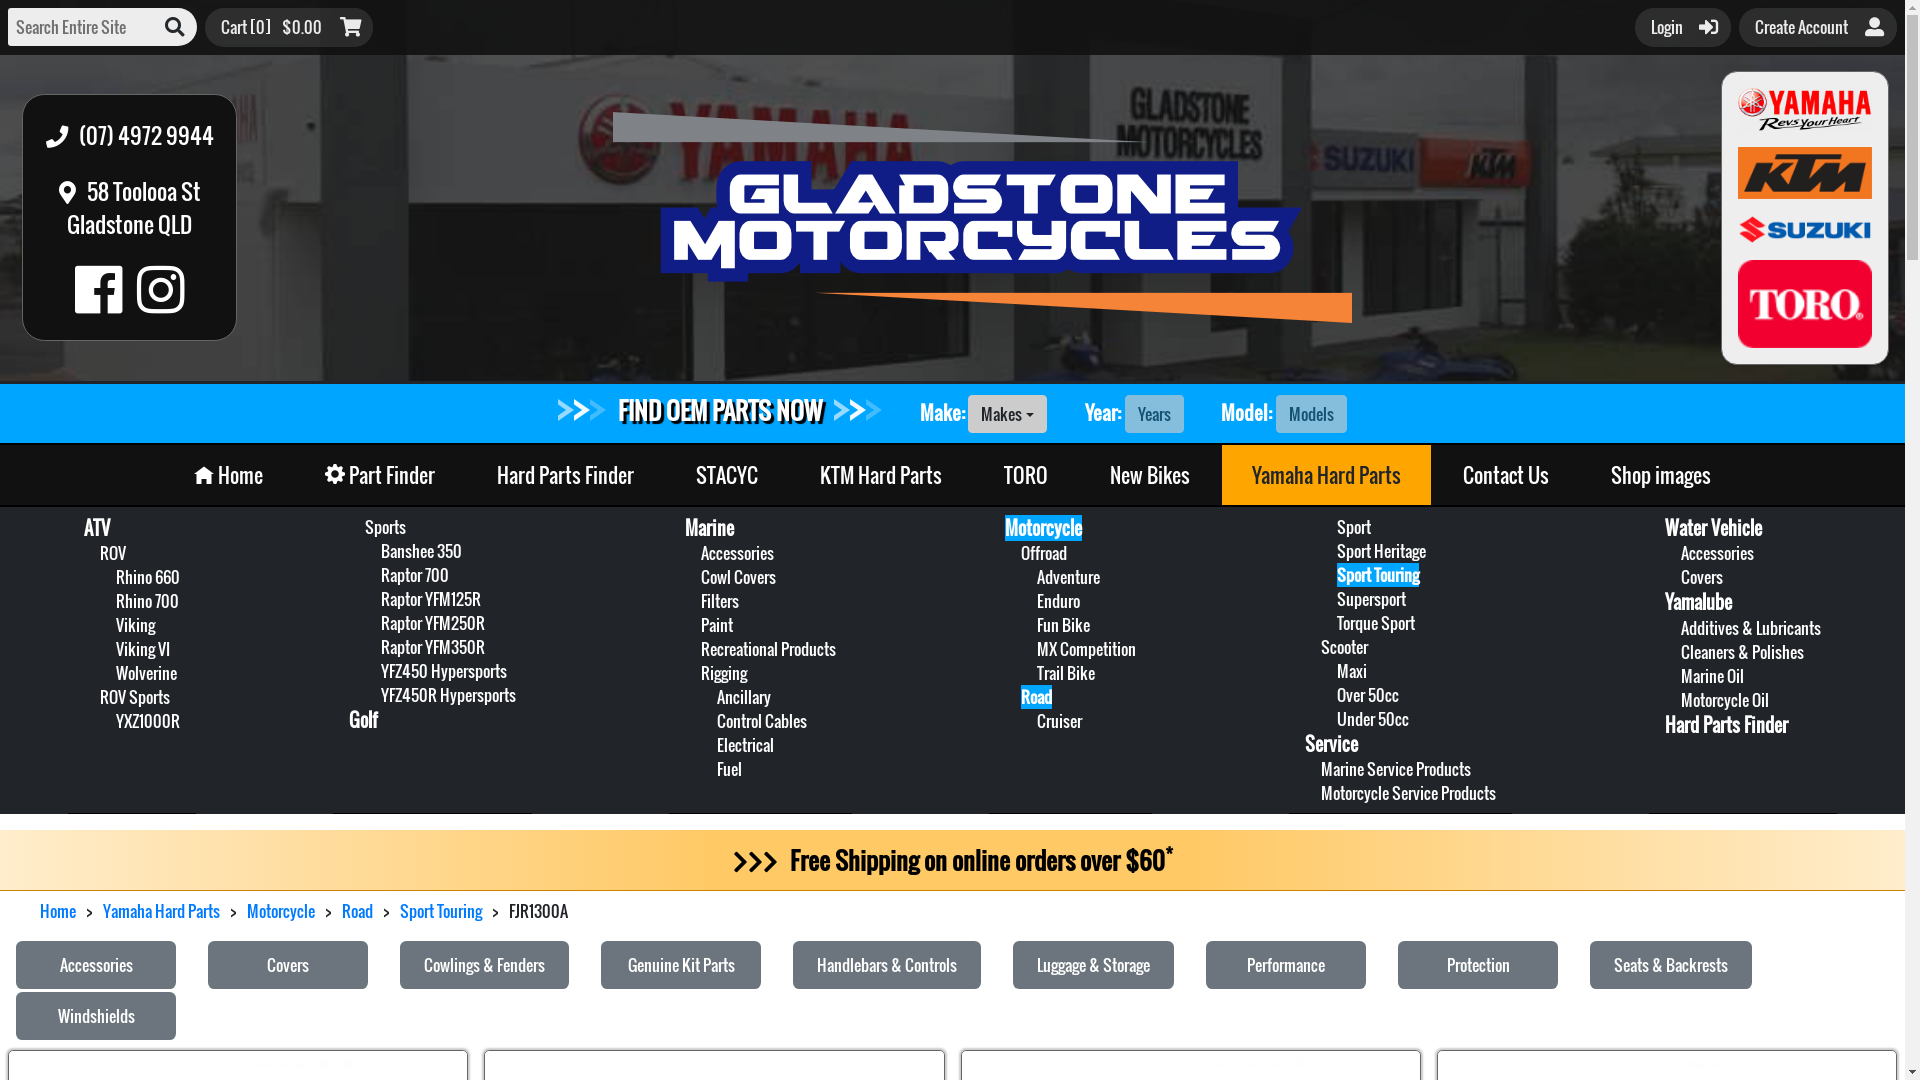  Describe the element at coordinates (709, 527) in the screenshot. I see `'Marine'` at that location.